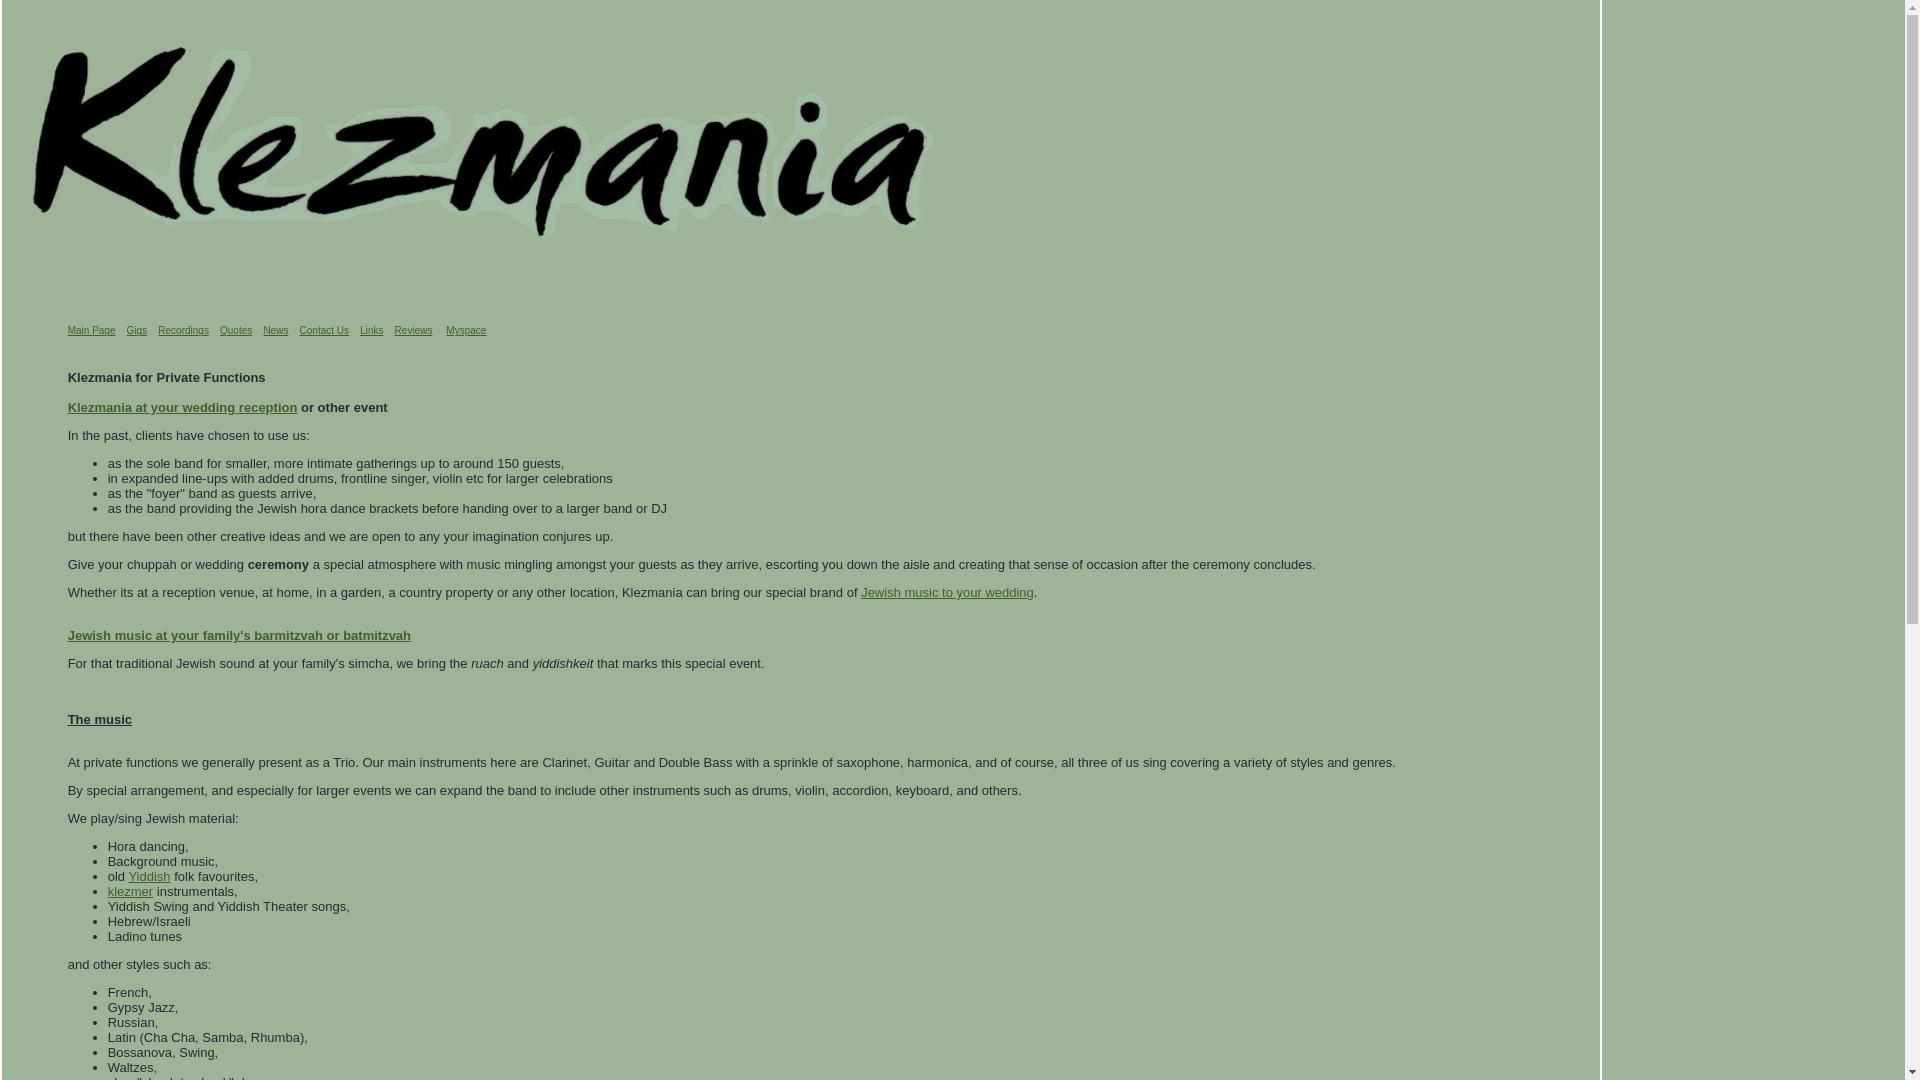 This screenshot has width=1920, height=1080. I want to click on 'Gigs', so click(125, 329).